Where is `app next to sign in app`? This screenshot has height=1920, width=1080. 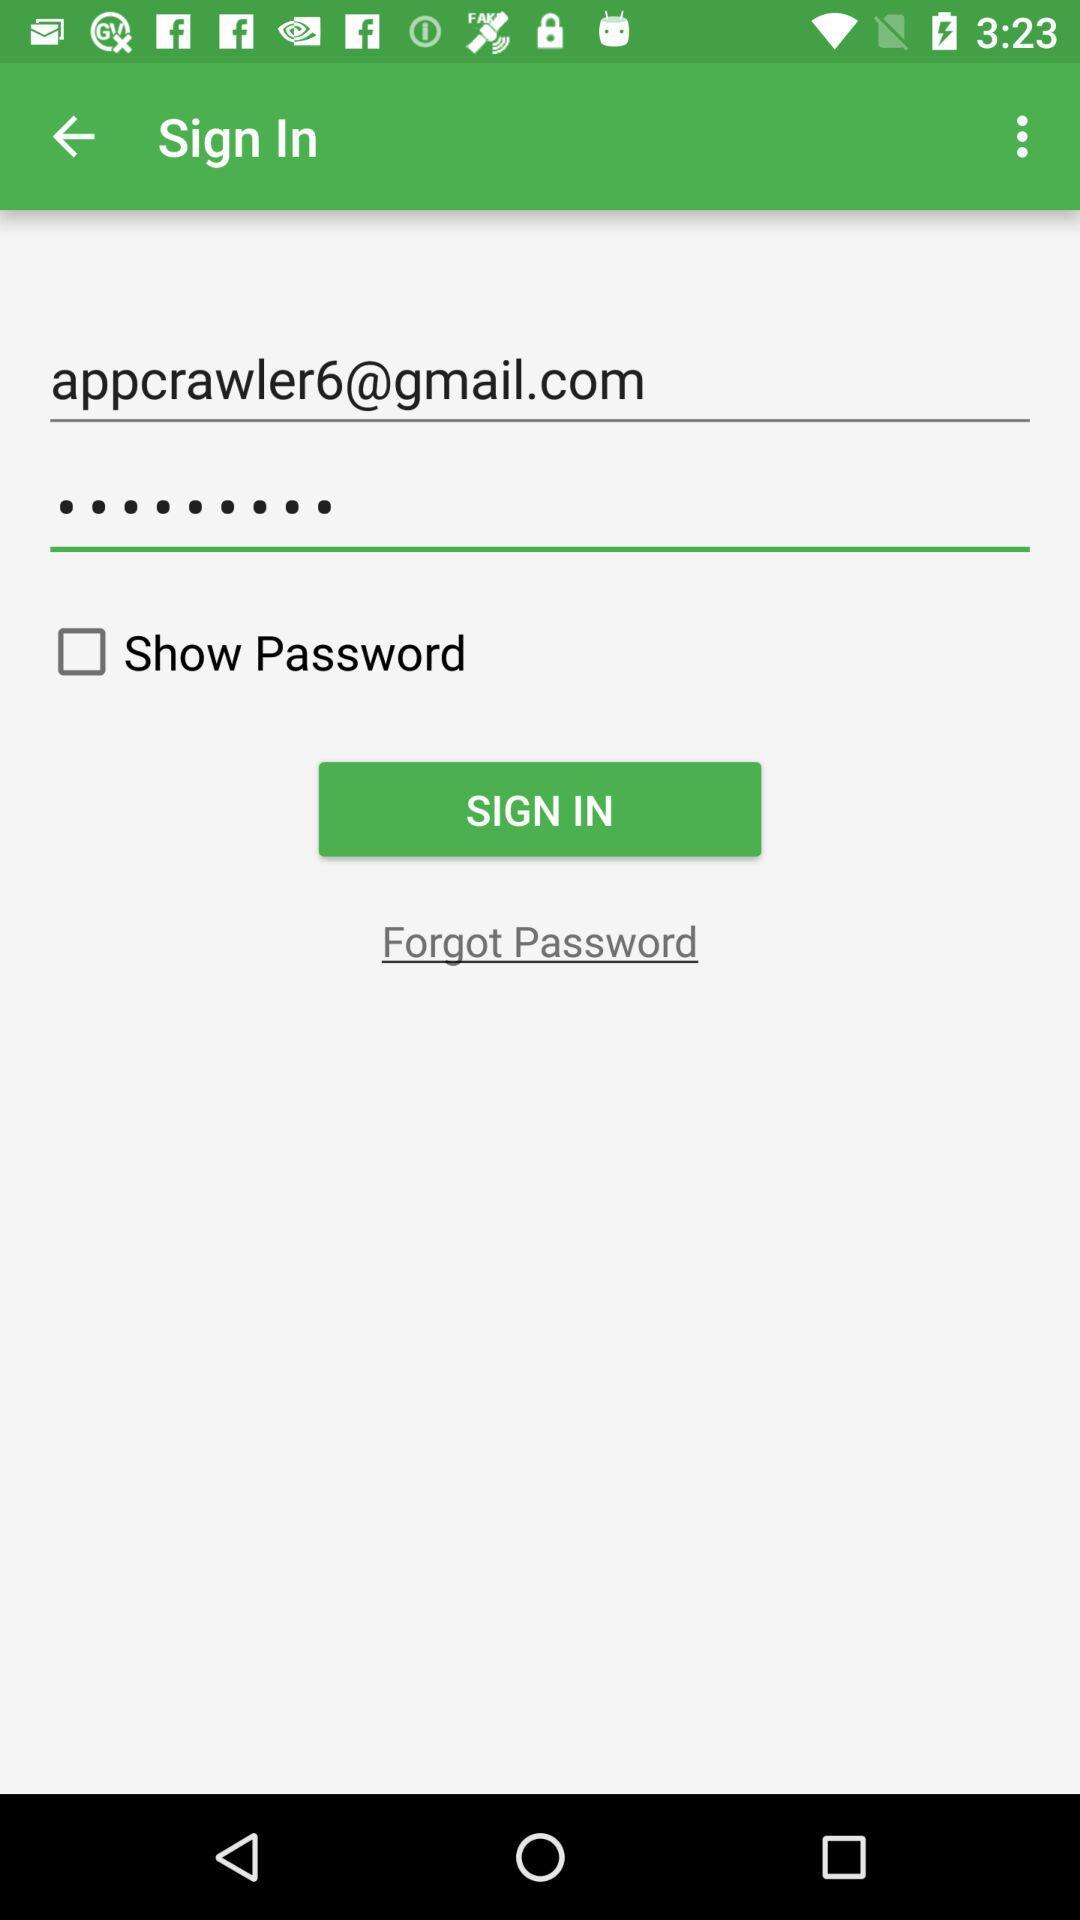
app next to sign in app is located at coordinates (72, 135).